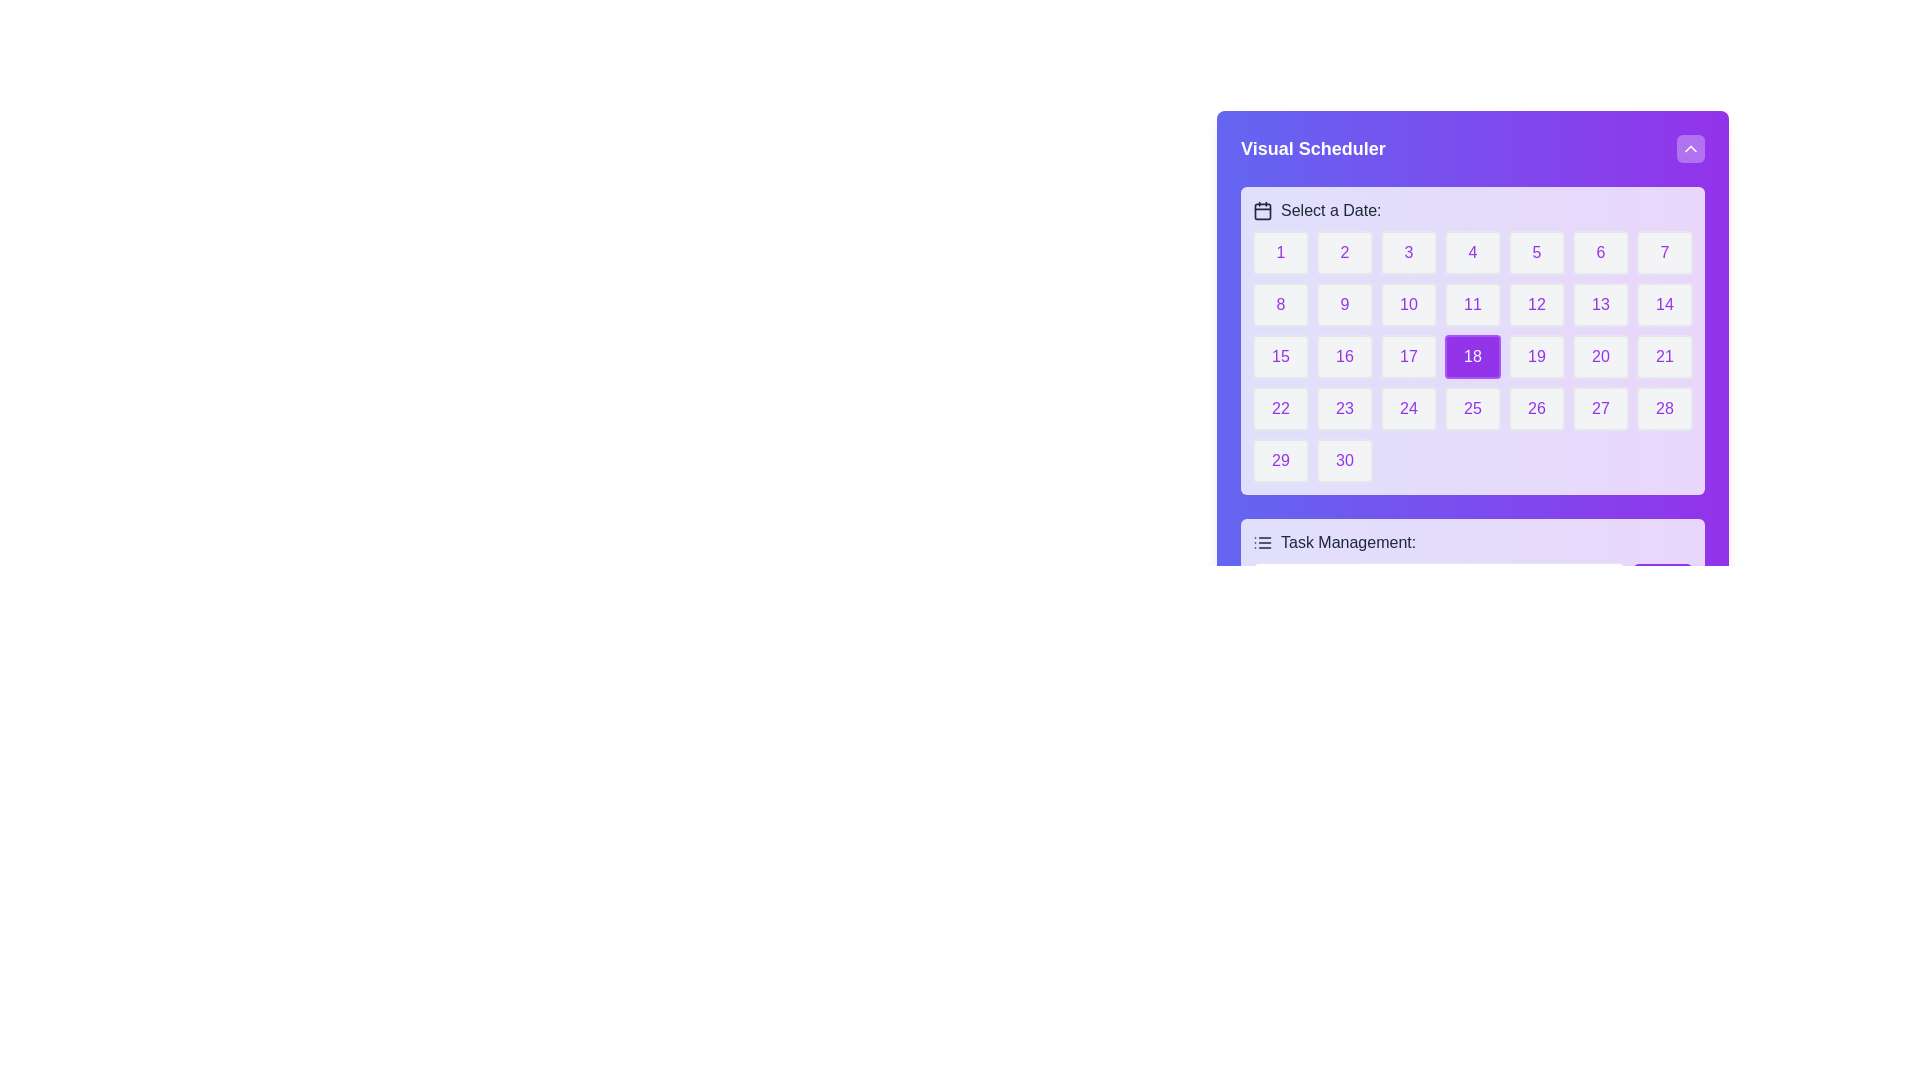  I want to click on text from the bold and large-sized label displaying 'Visual Scheduler', styled with distinctive white text against a gradient purple background, located at the top-left within the interface module, so click(1313, 148).